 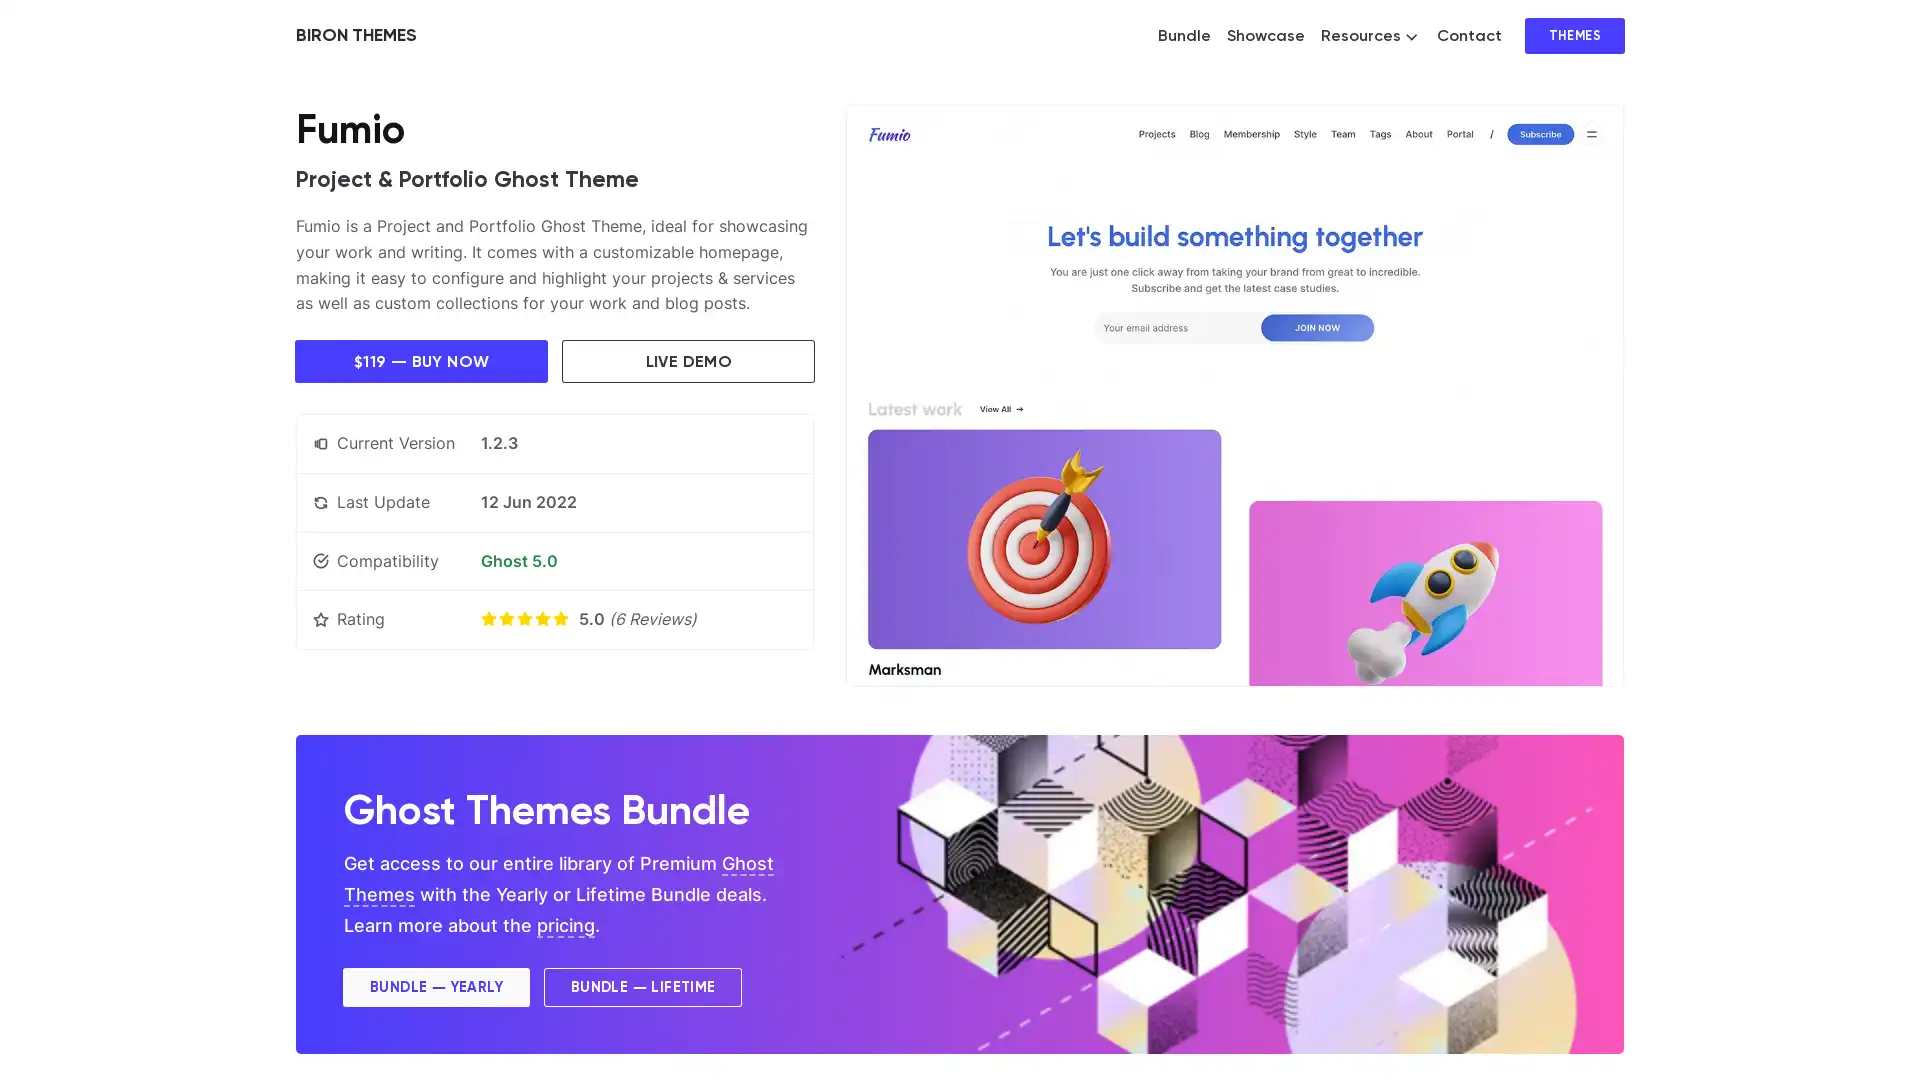 What do you see at coordinates (1368, 35) in the screenshot?
I see `Resources` at bounding box center [1368, 35].